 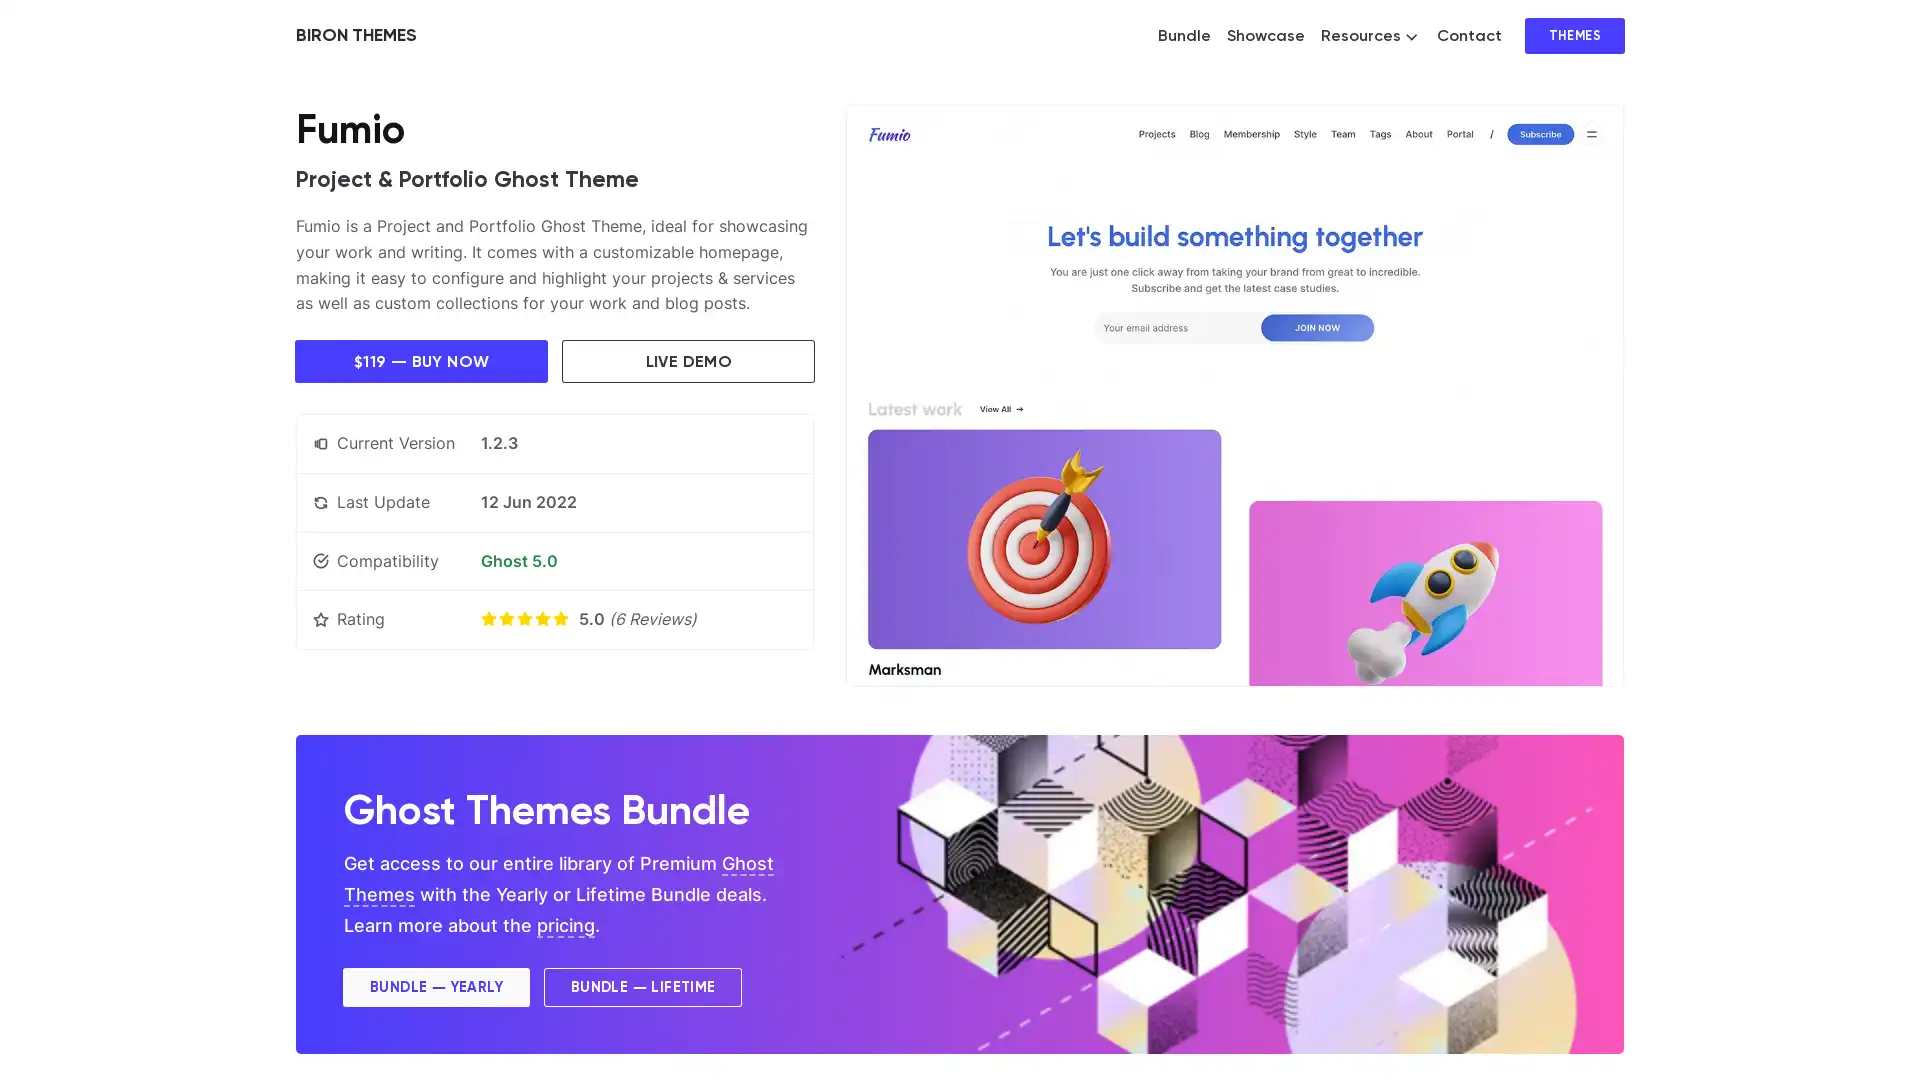 What do you see at coordinates (1368, 35) in the screenshot?
I see `Resources` at bounding box center [1368, 35].